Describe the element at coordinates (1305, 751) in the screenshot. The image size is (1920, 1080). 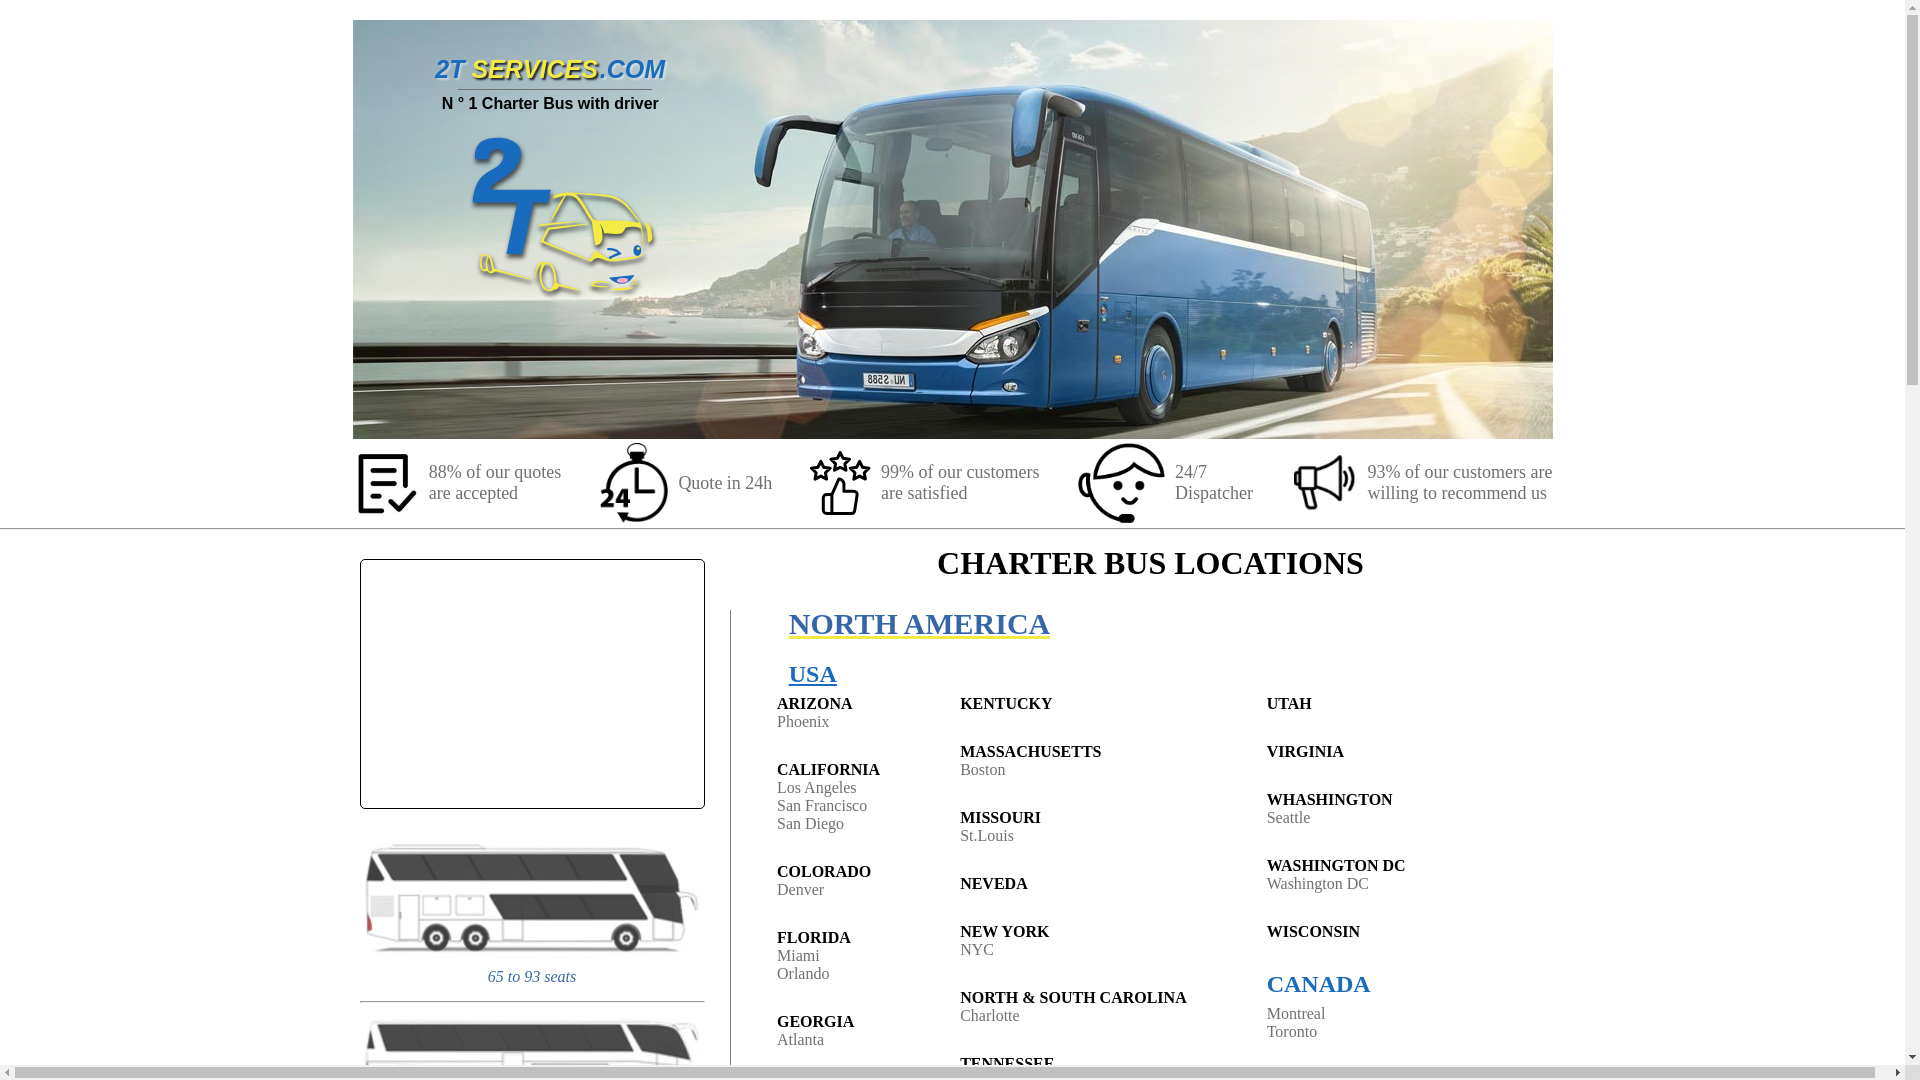
I see `'VIRGINIA'` at that location.